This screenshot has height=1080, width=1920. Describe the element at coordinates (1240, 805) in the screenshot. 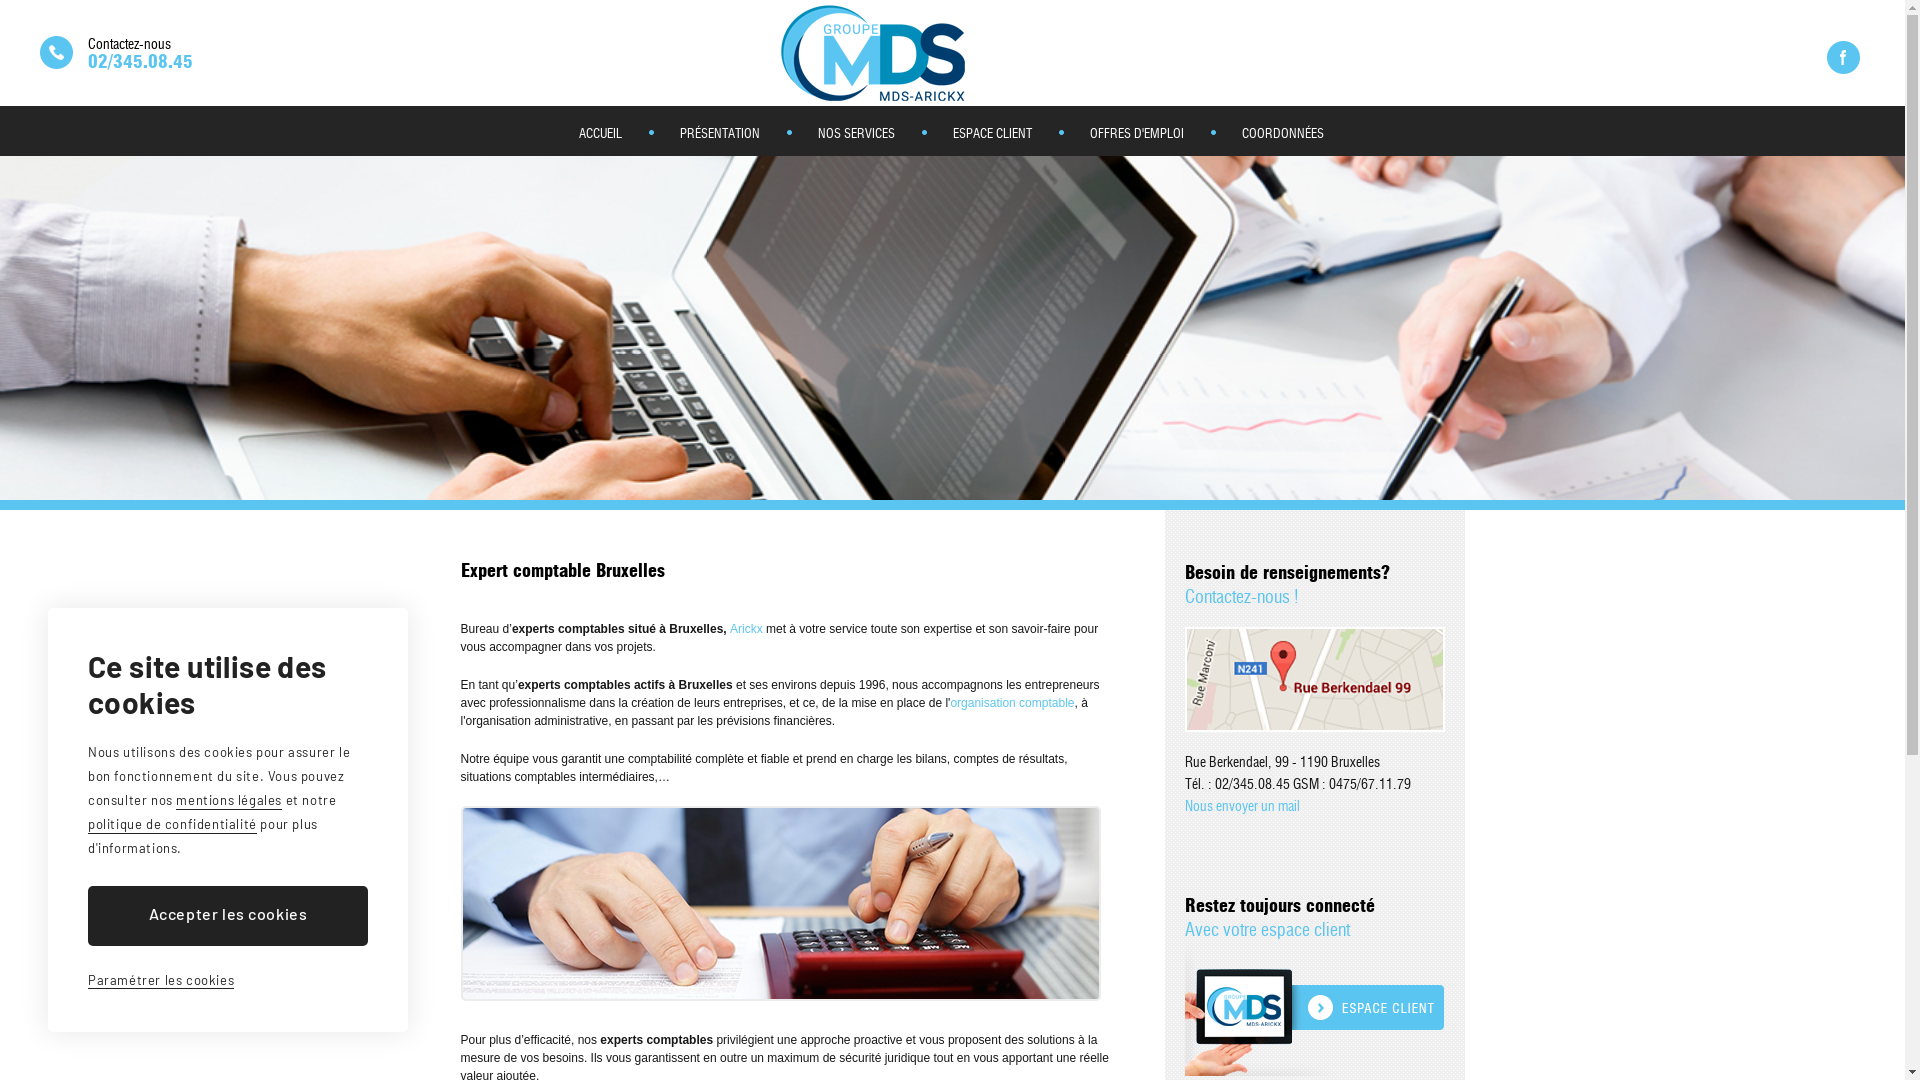

I see `'Nous envoyer un mail'` at that location.